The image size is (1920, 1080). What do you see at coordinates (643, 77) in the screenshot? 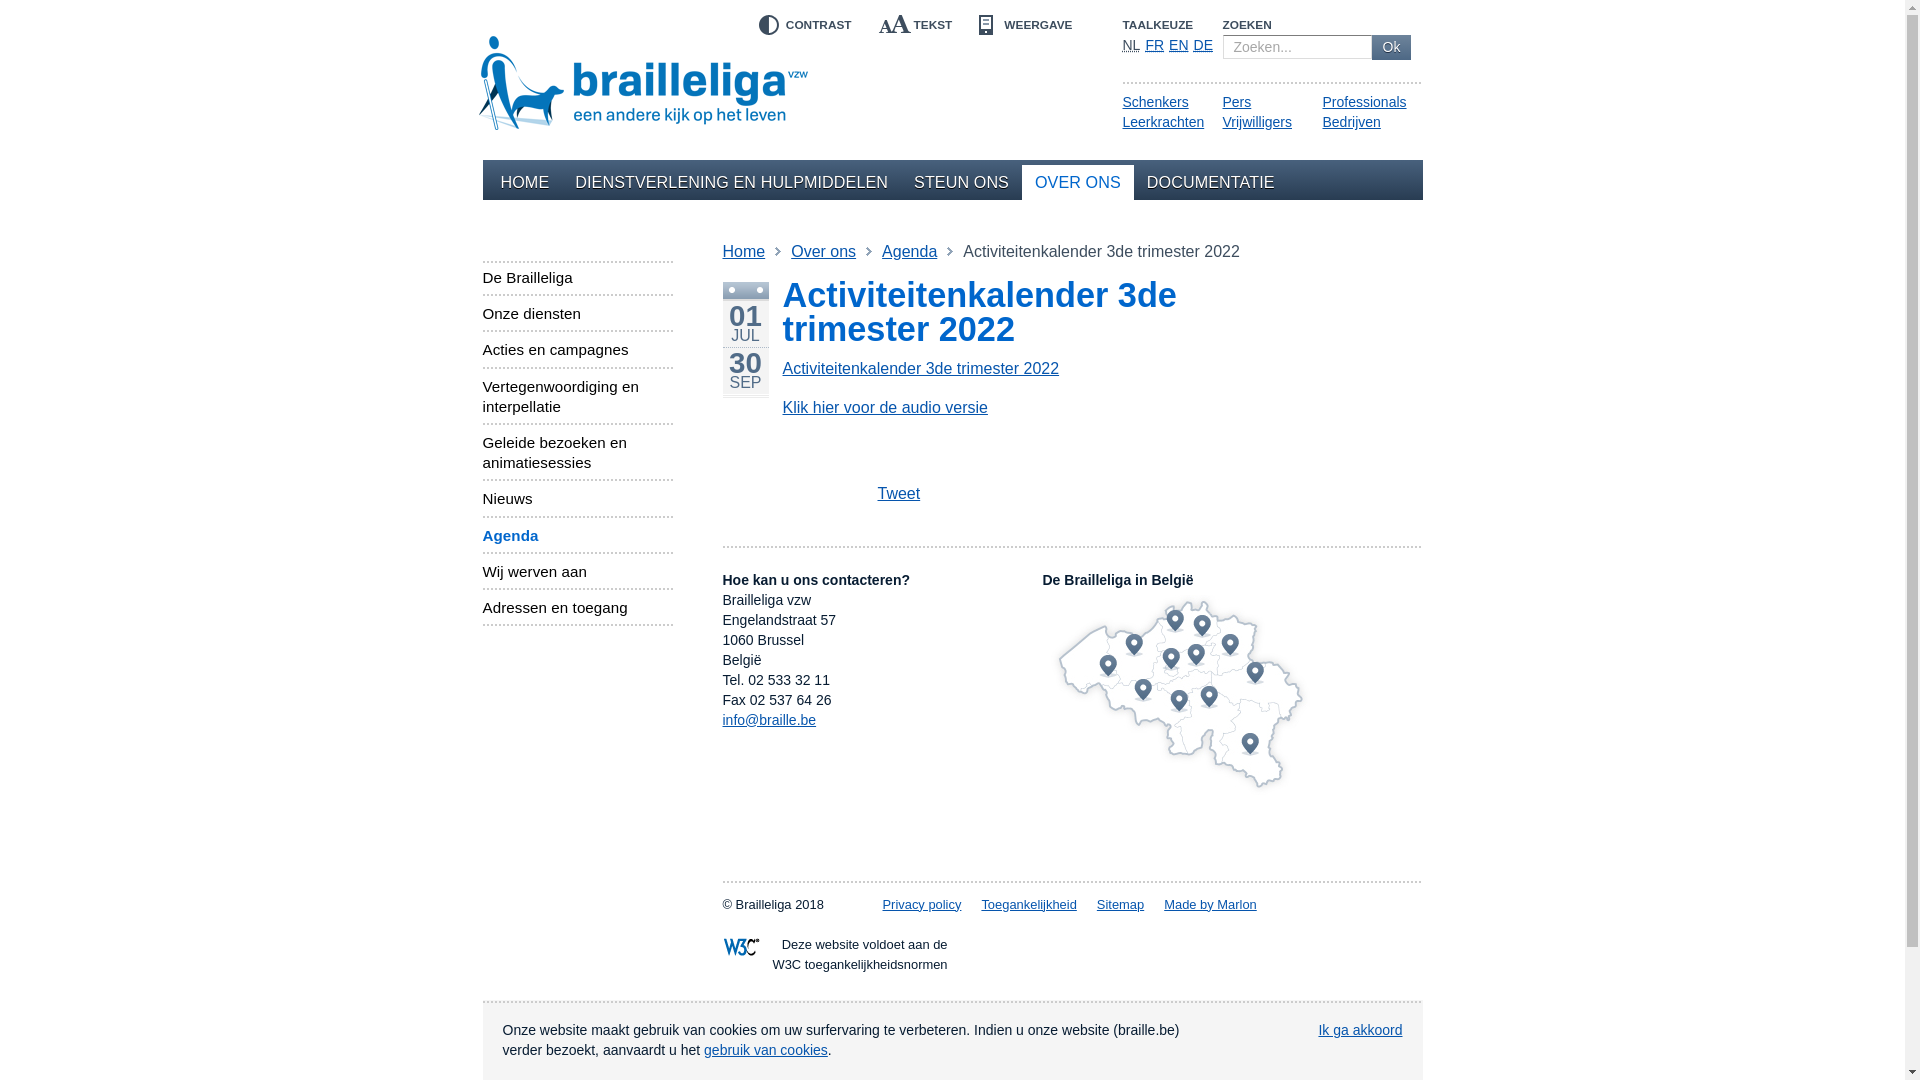
I see `'Brailleliga'` at bounding box center [643, 77].